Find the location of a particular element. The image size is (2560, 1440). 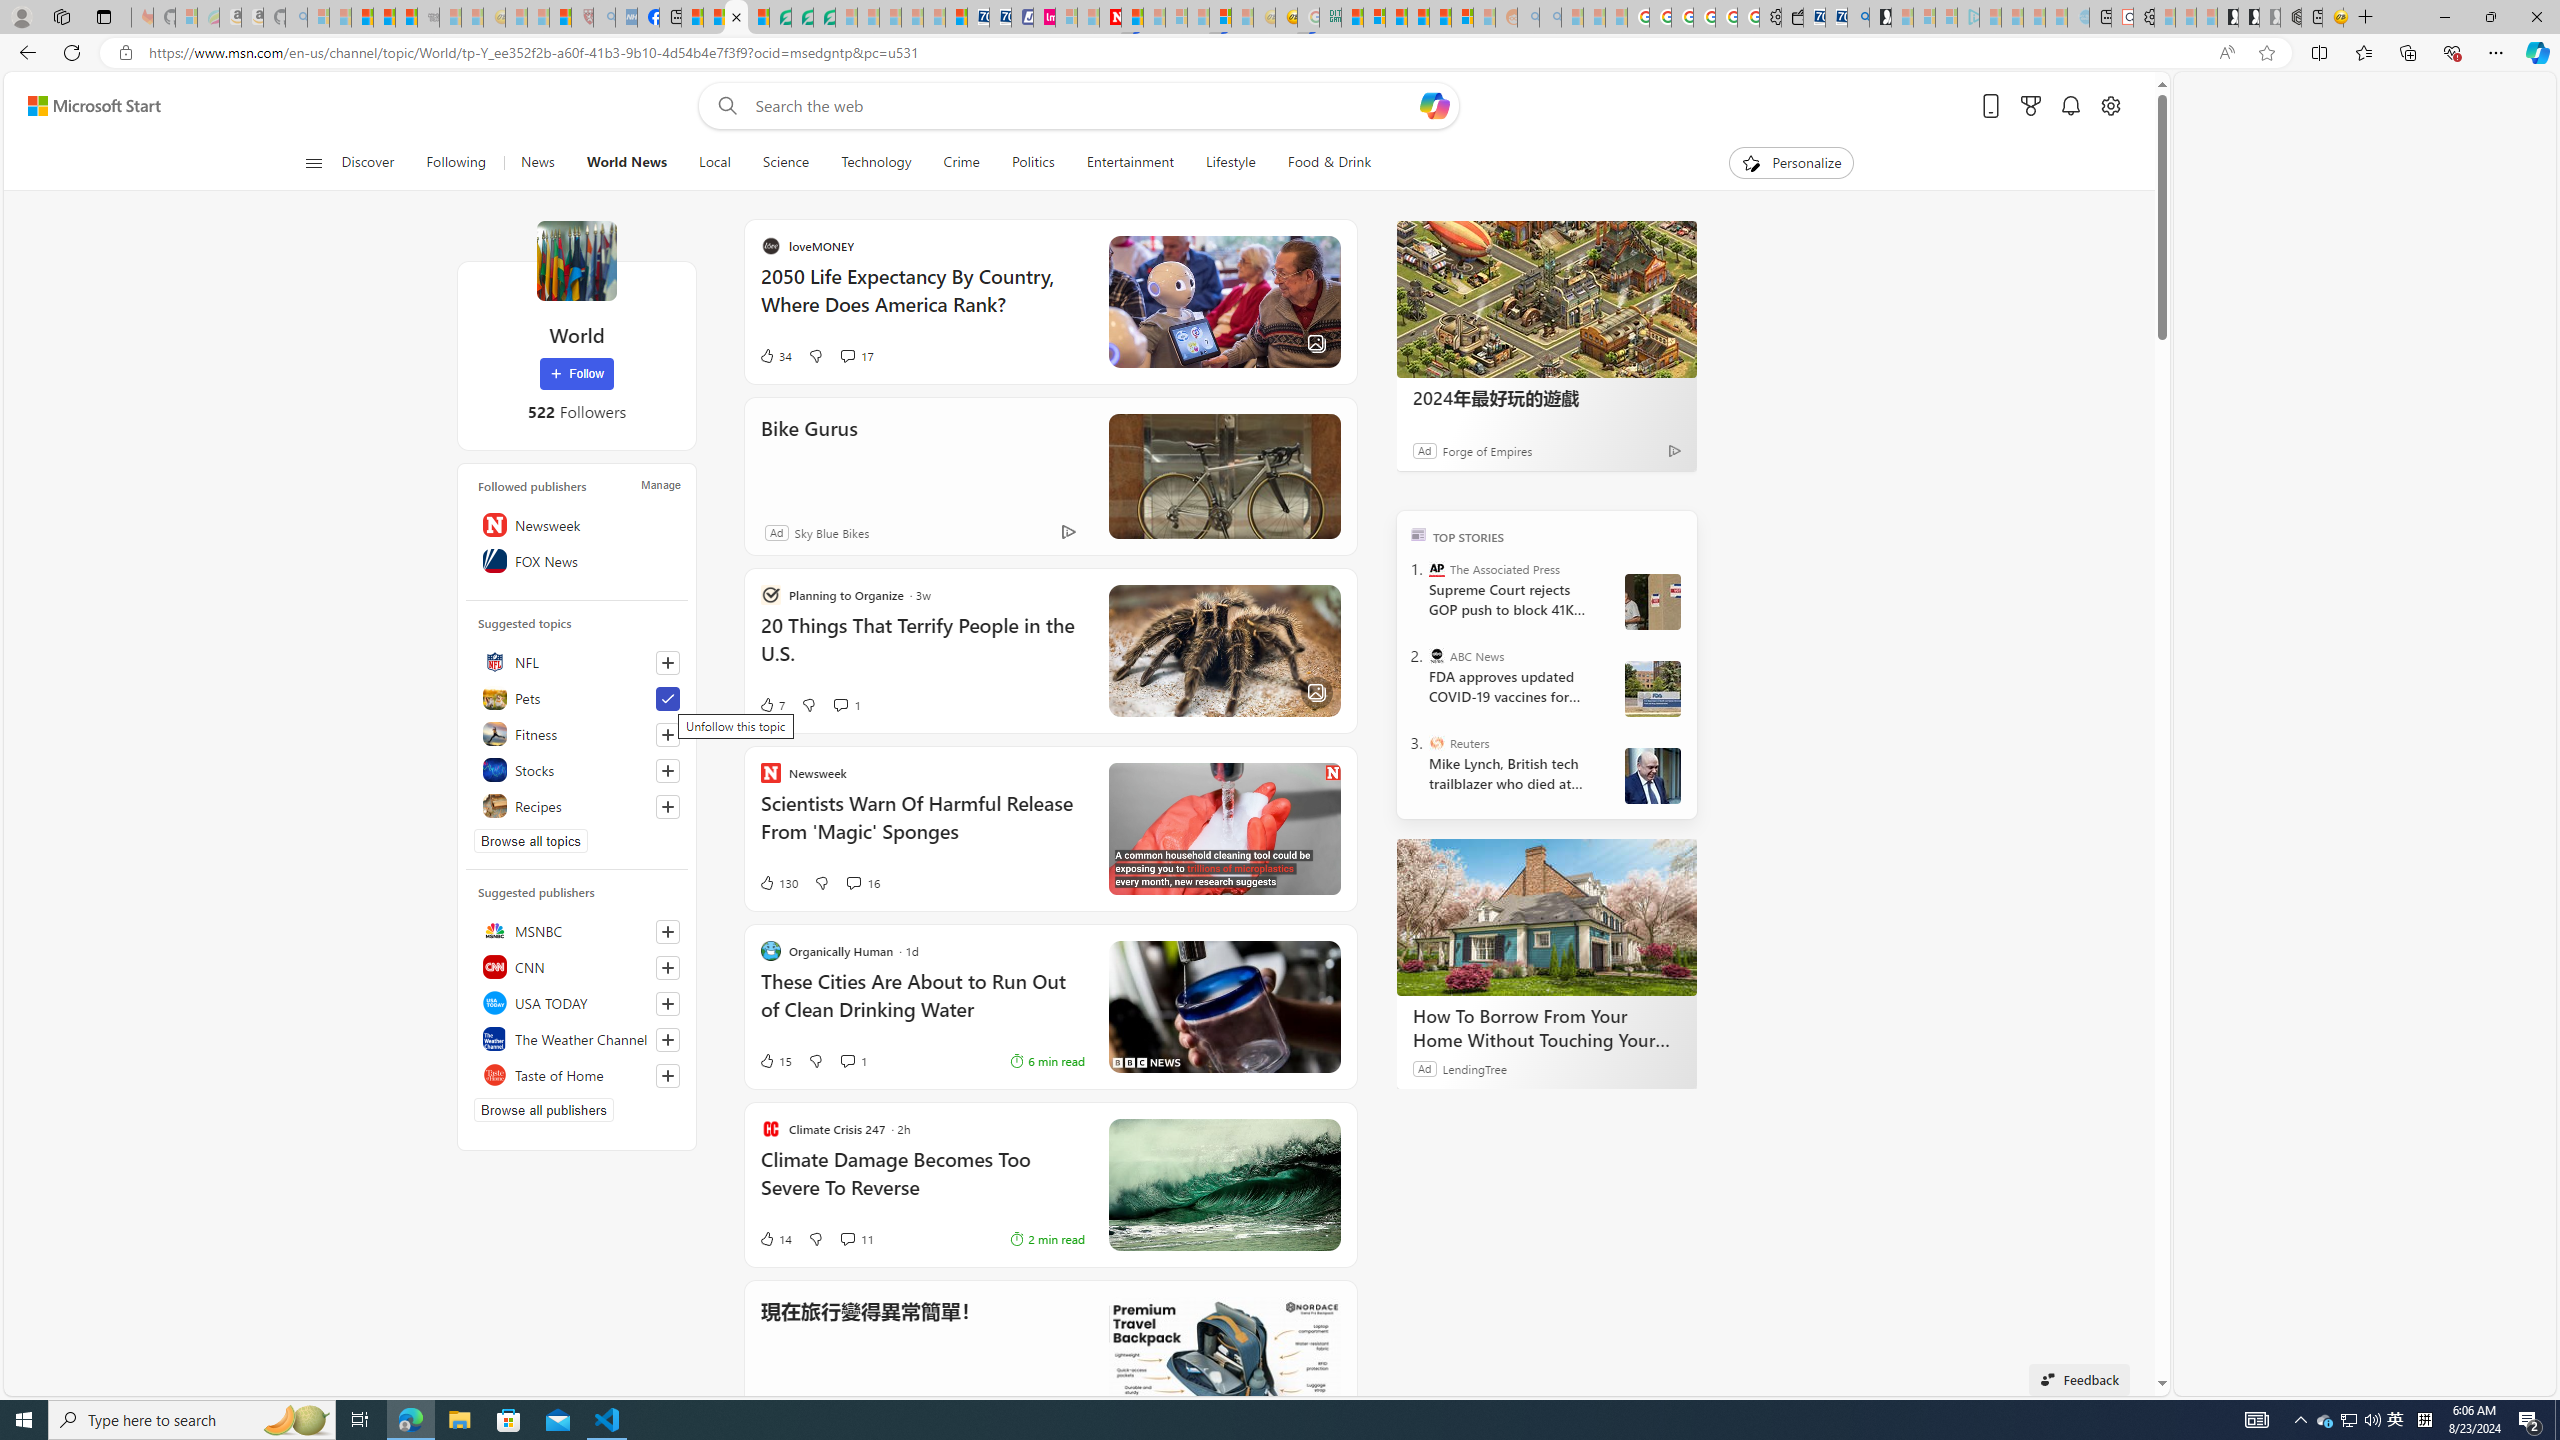

'The Weather Channel' is located at coordinates (575, 1037).